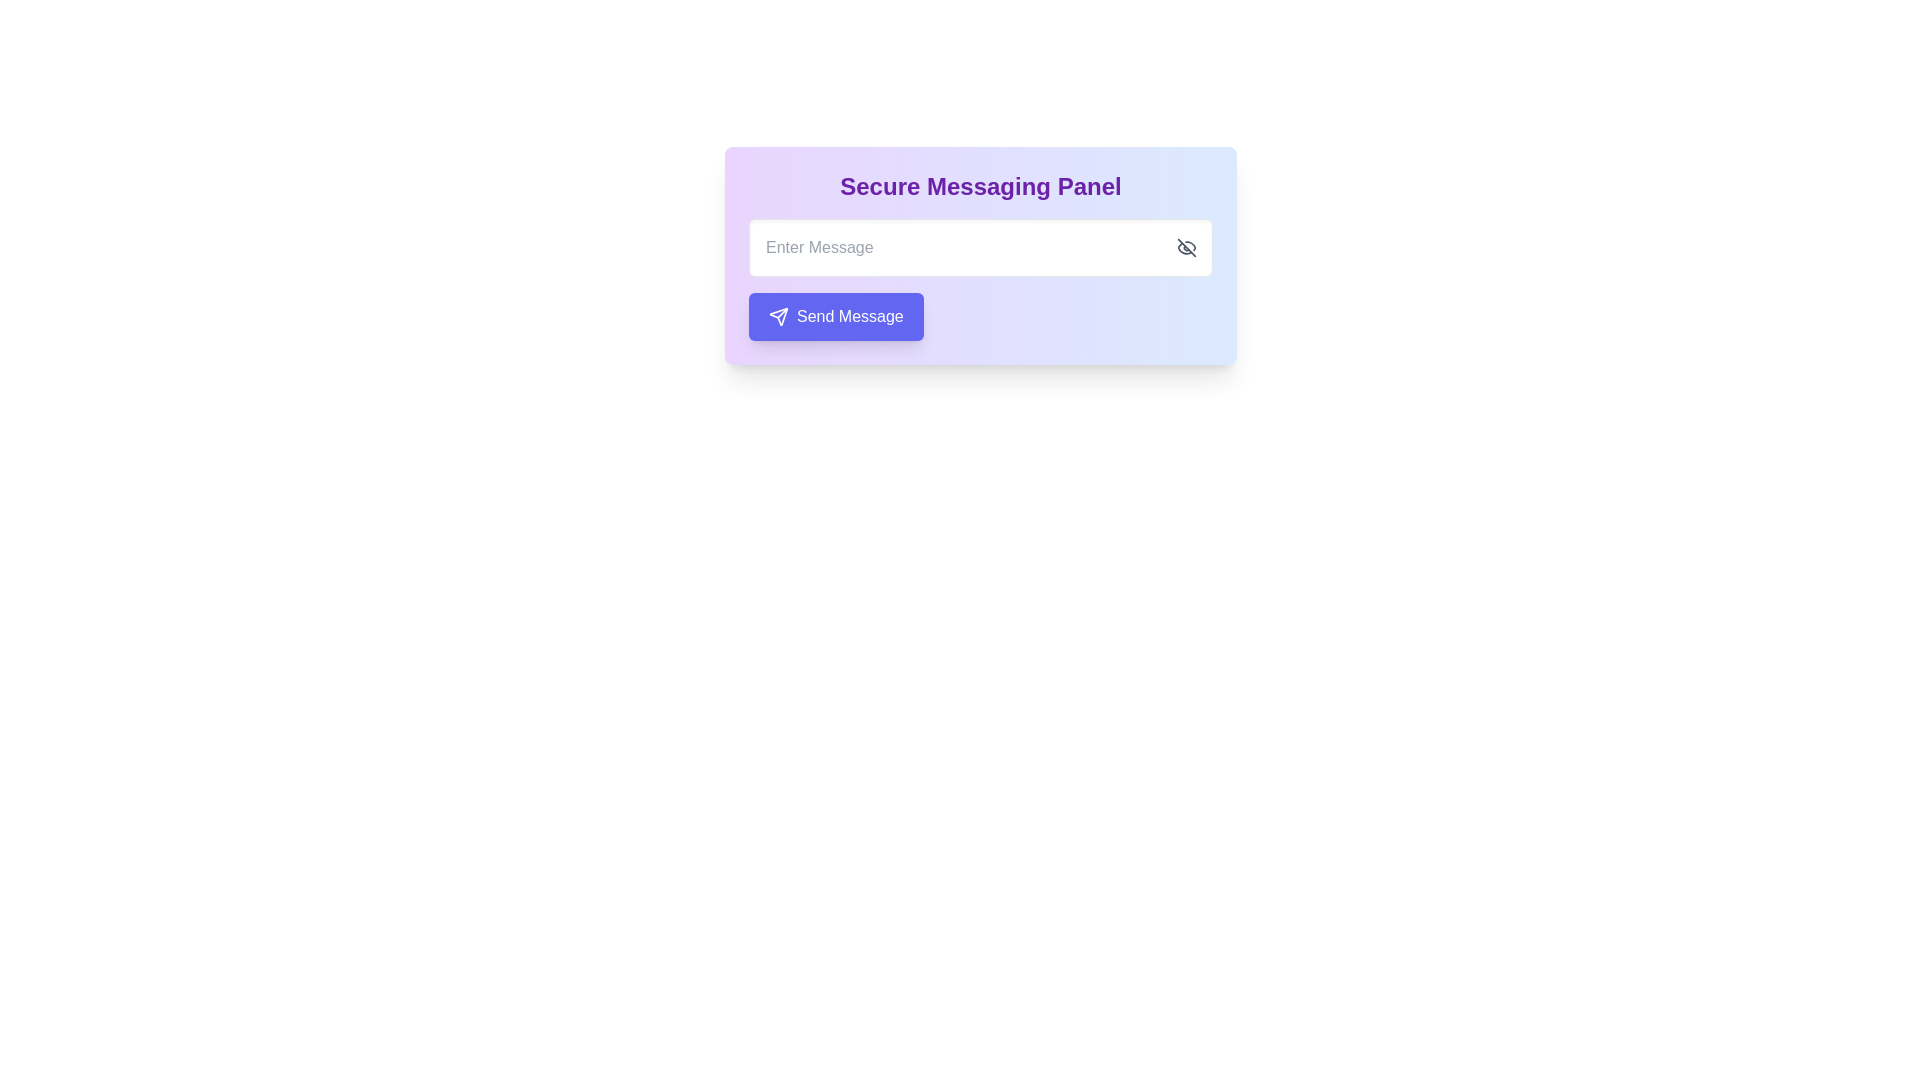 This screenshot has width=1920, height=1080. I want to click on the small triangular-shaped icon resembling a paper plane, located inside the 'Send Message' button, so click(777, 315).